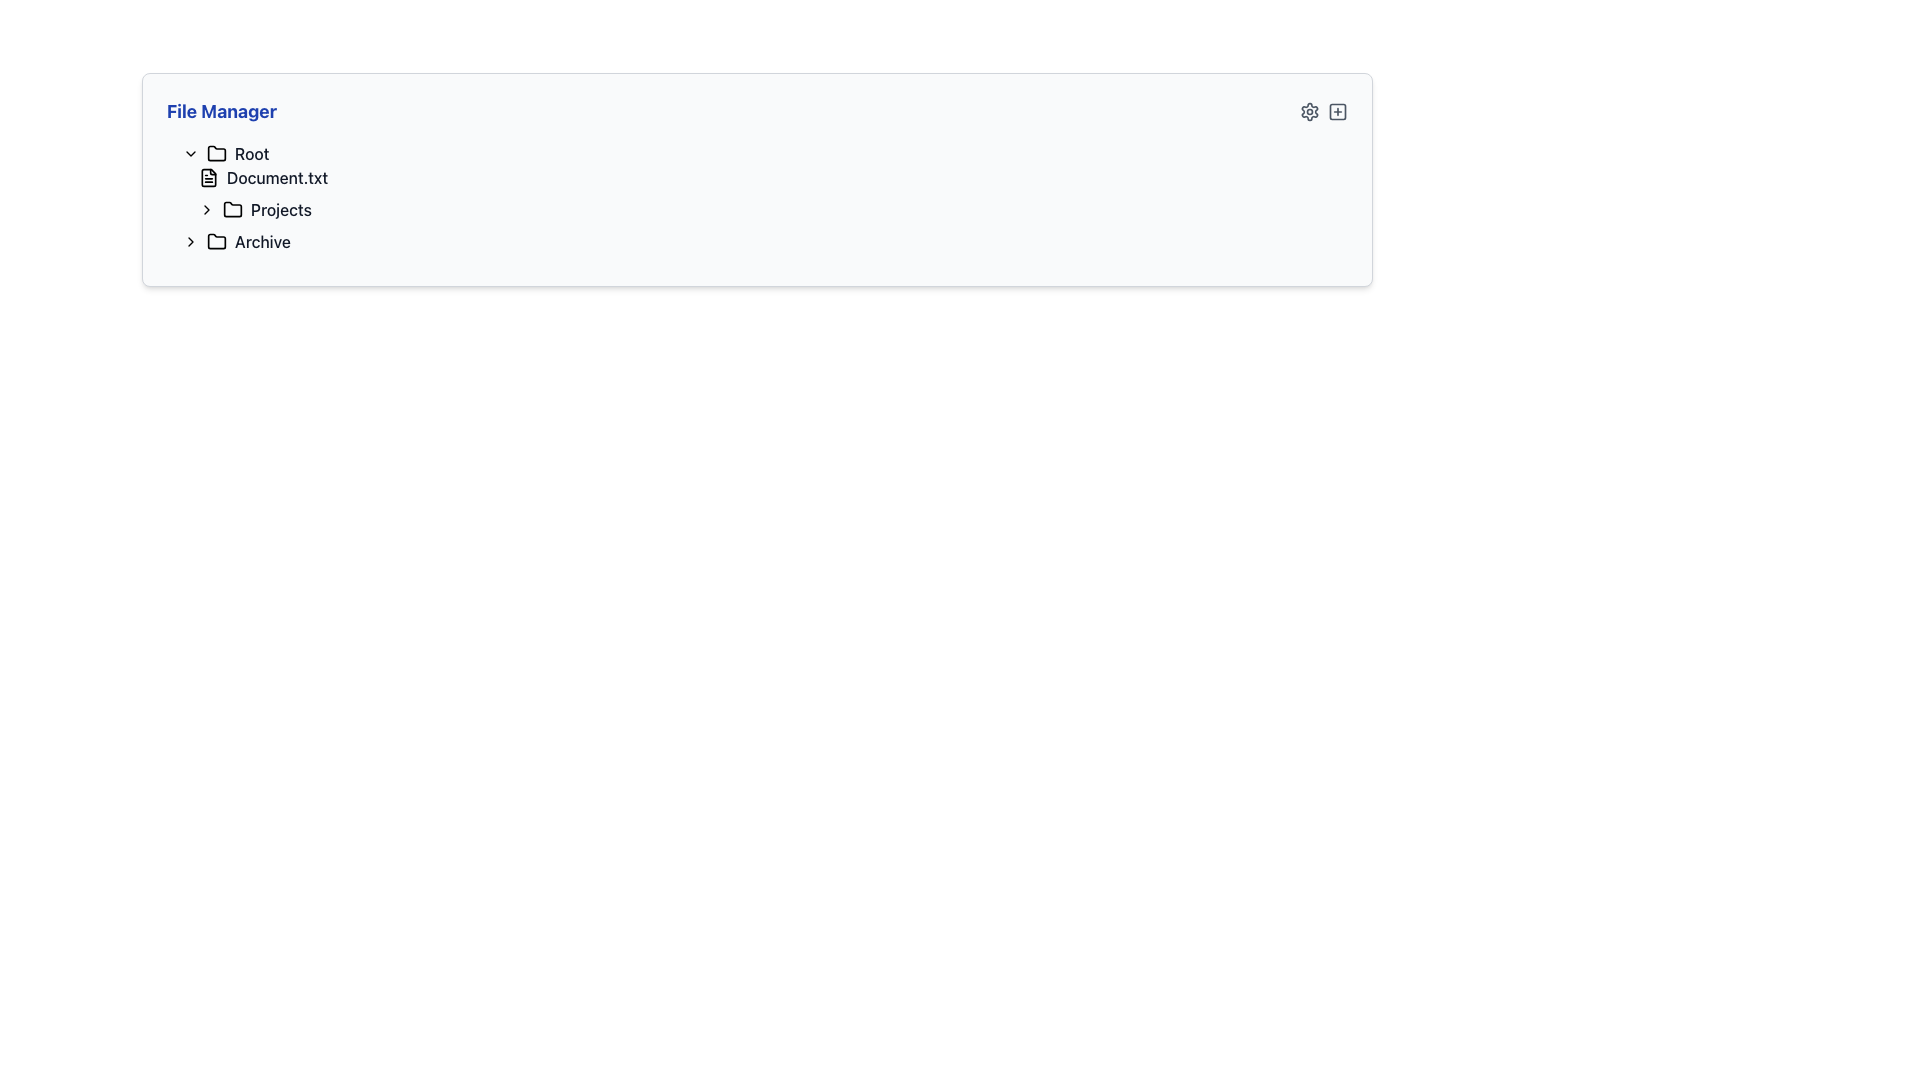 This screenshot has height=1080, width=1920. Describe the element at coordinates (216, 153) in the screenshot. I see `the folder icon representing the 'Root' directory in the file structure` at that location.